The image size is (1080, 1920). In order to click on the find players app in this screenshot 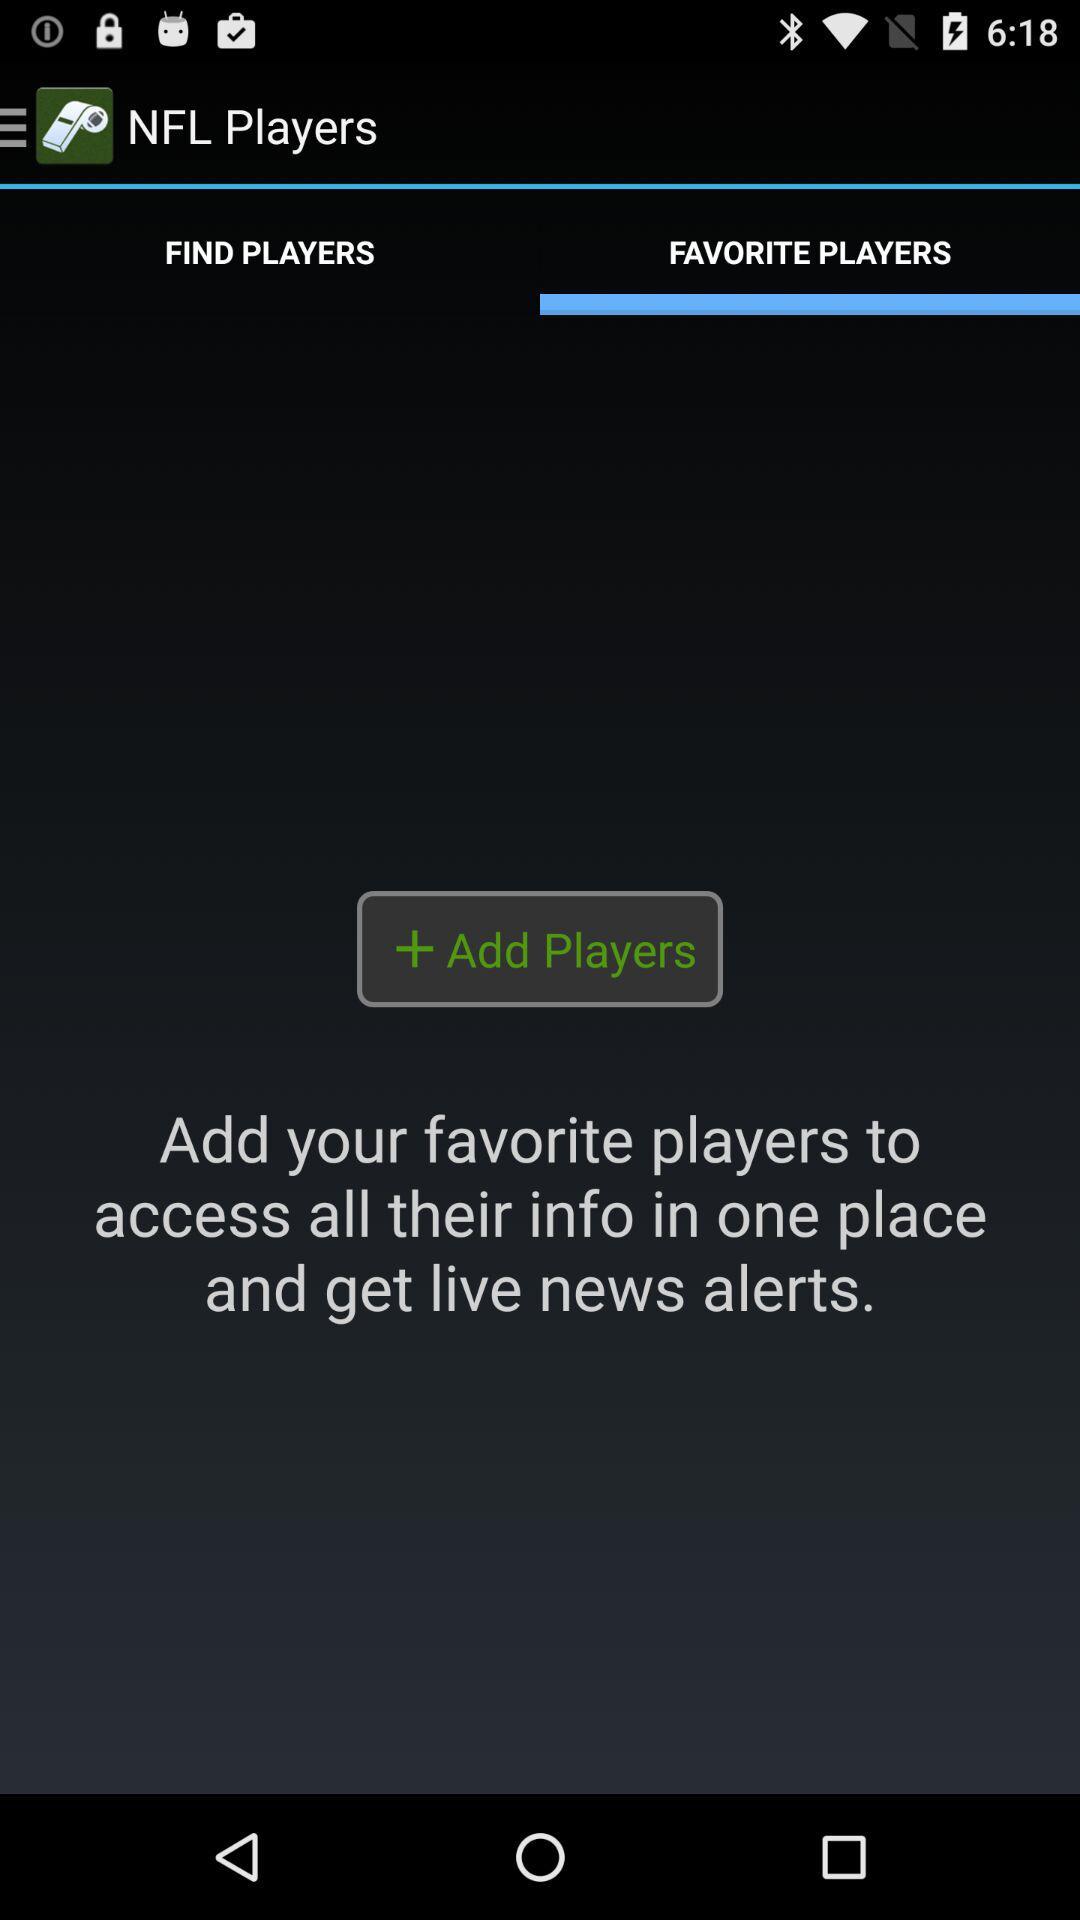, I will do `click(270, 251)`.